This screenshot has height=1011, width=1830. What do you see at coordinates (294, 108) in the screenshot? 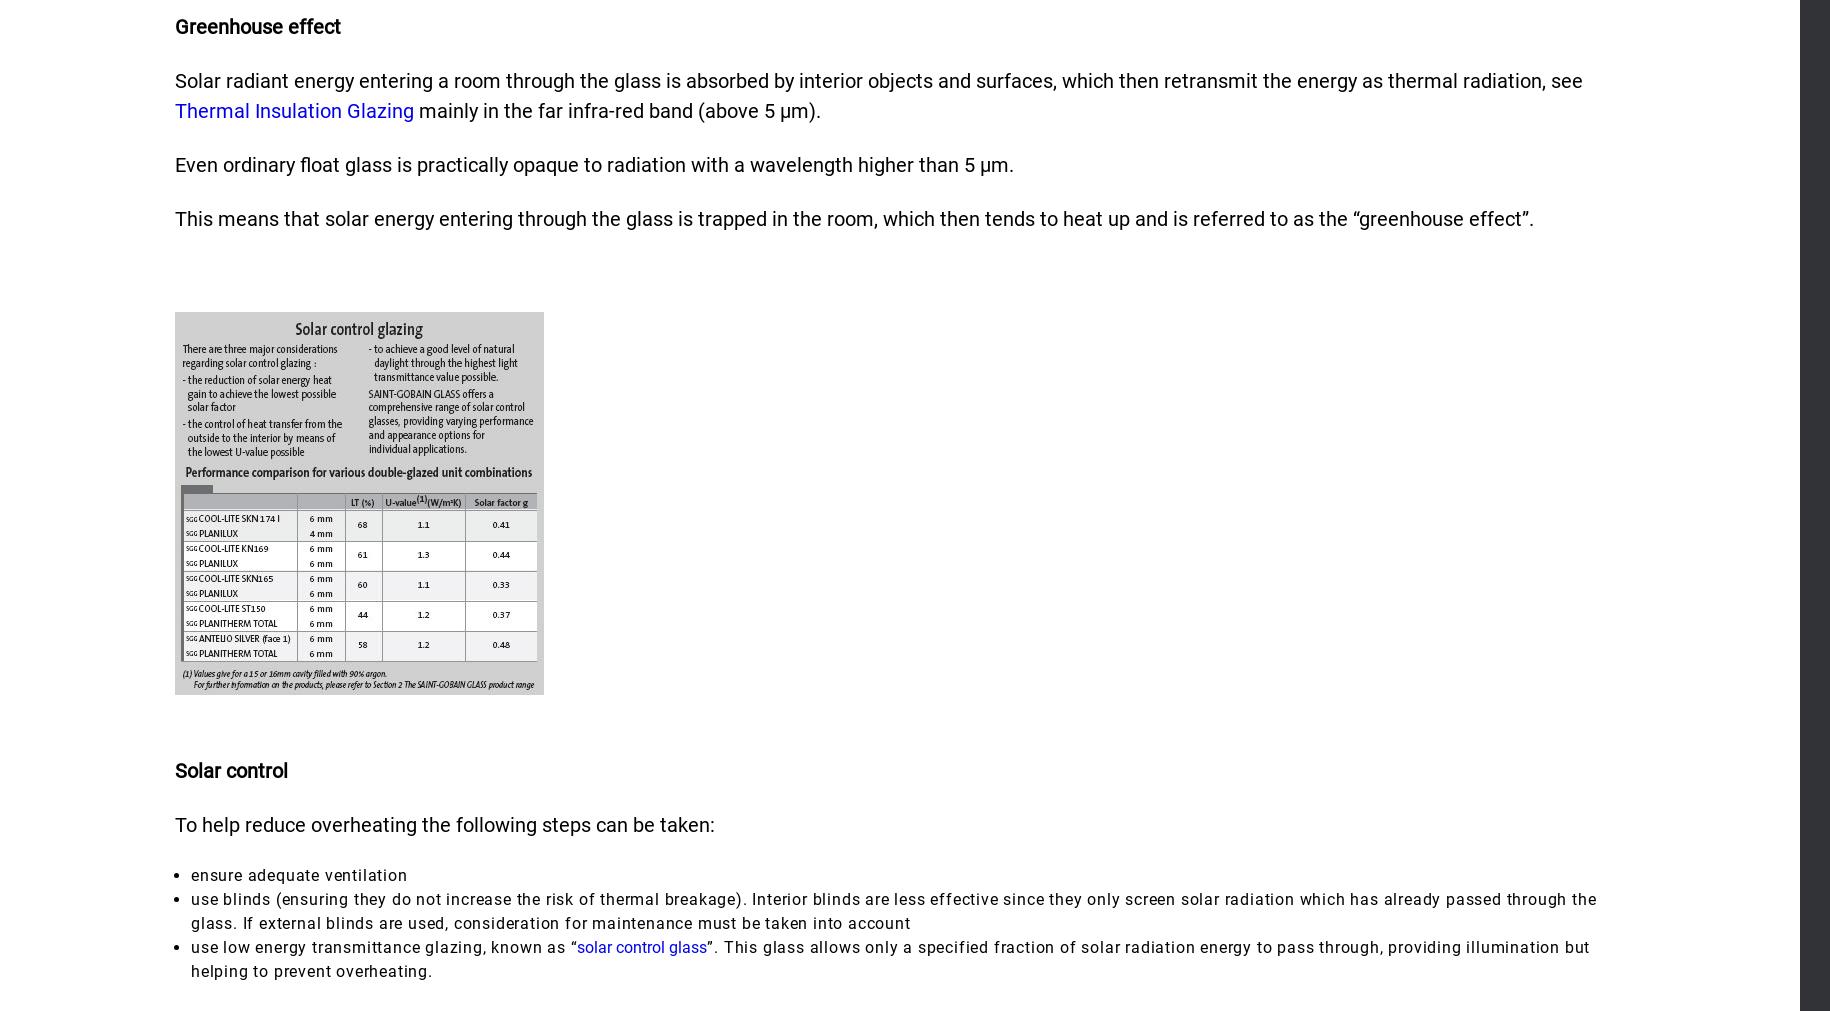
I see `'Thermal Insulation Glazing'` at bounding box center [294, 108].